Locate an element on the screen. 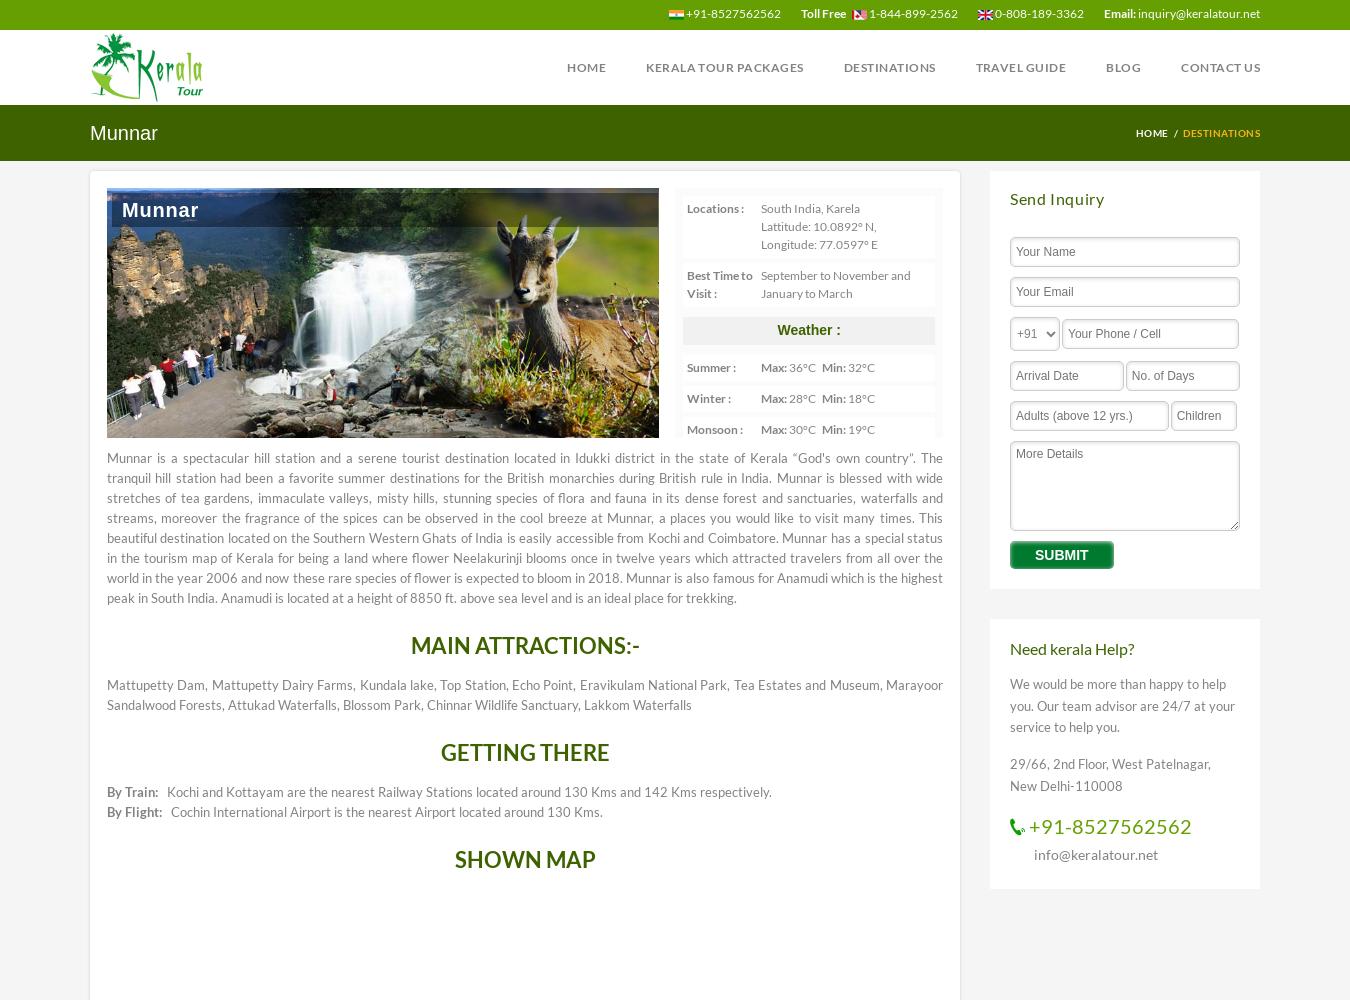  'Getting there' is located at coordinates (523, 751).